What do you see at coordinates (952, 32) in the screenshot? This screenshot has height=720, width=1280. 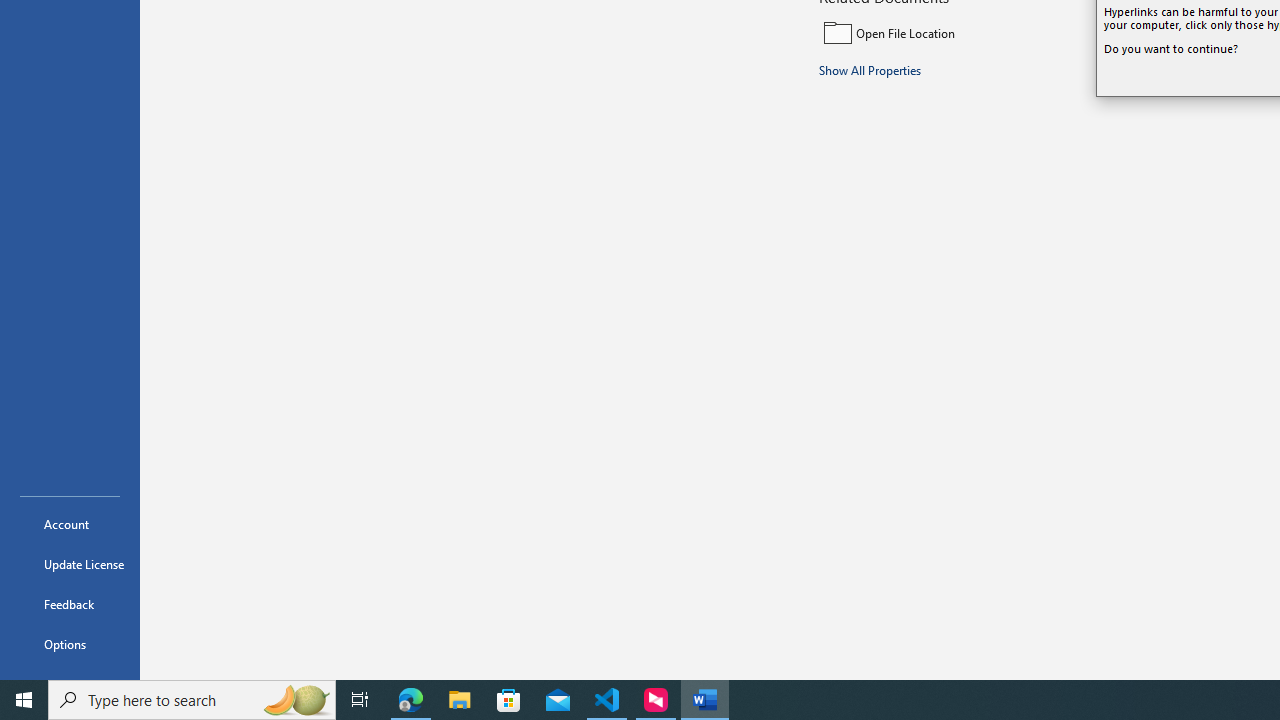 I see `'Open File Location'` at bounding box center [952, 32].